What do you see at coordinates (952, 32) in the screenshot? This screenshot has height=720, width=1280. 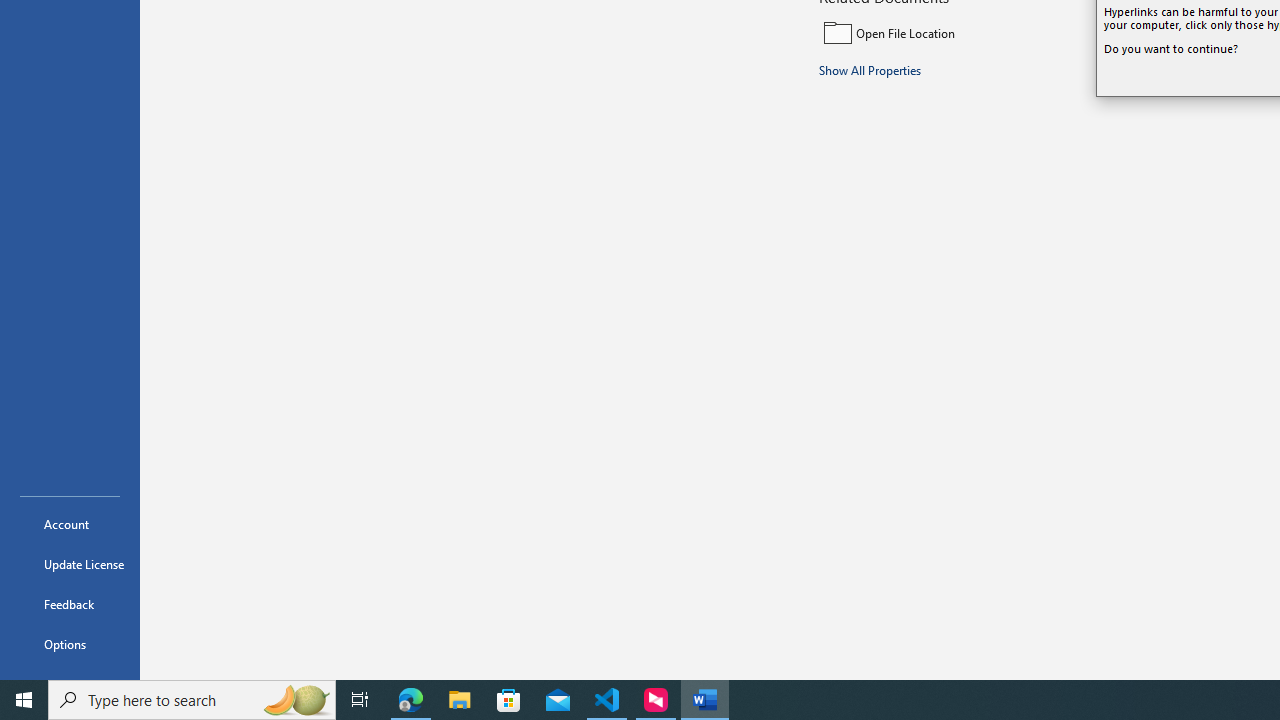 I see `'Open File Location'` at bounding box center [952, 32].